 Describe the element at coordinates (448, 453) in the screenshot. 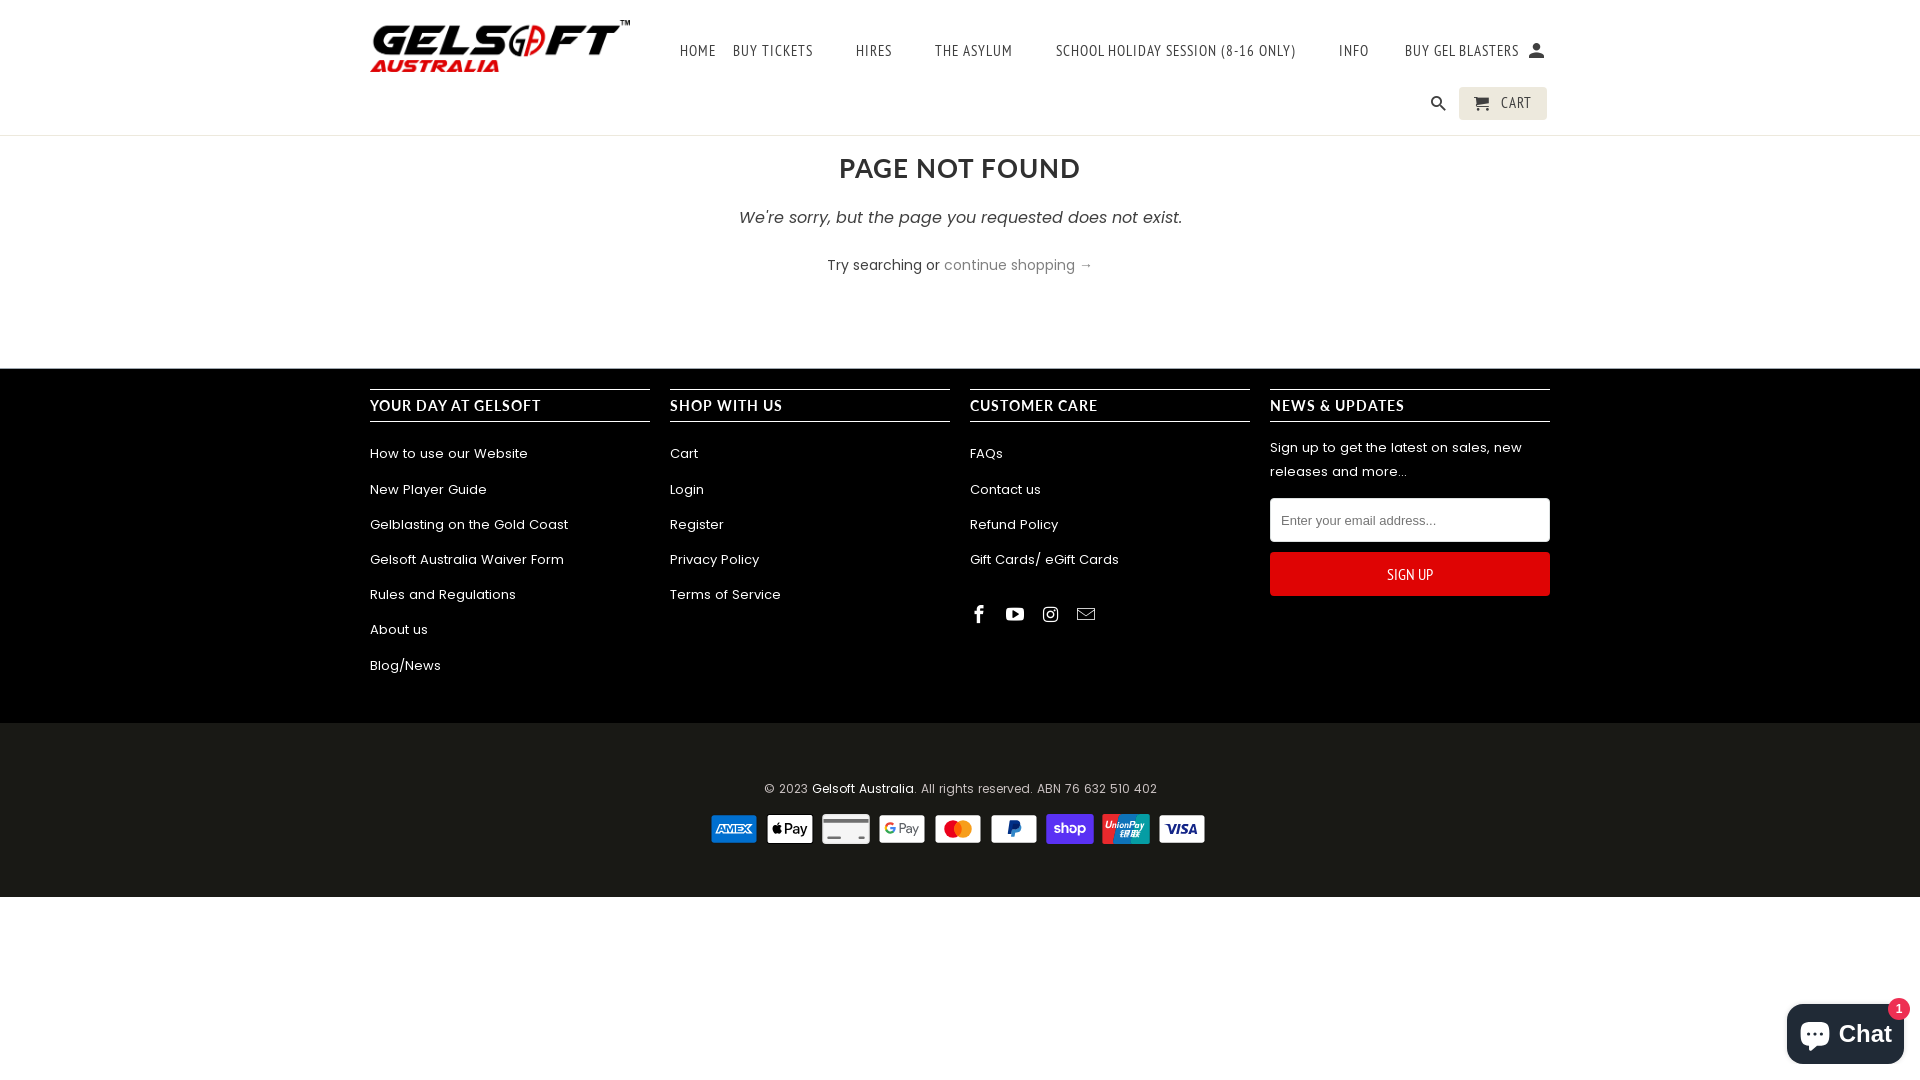

I see `'How to use our Website'` at that location.